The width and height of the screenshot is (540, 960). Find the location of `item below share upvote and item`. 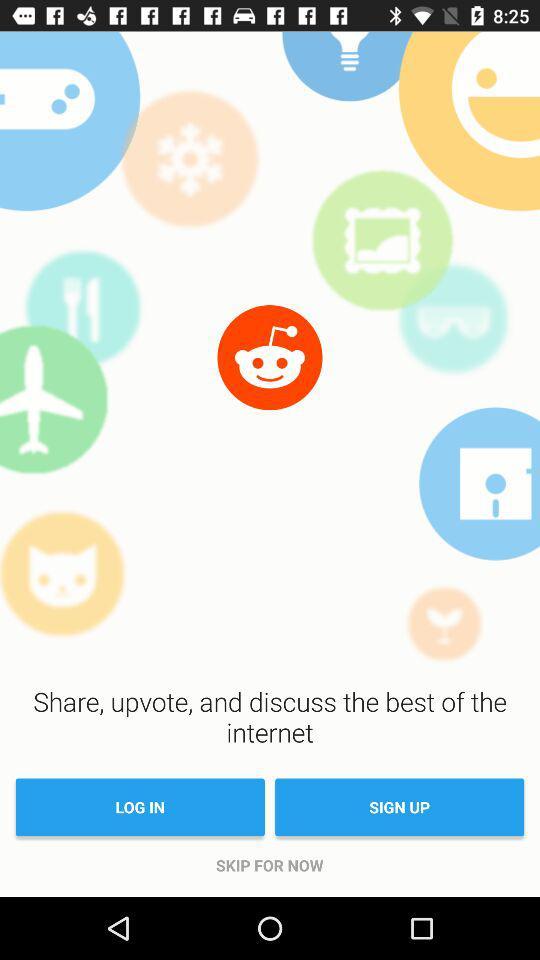

item below share upvote and item is located at coordinates (399, 807).